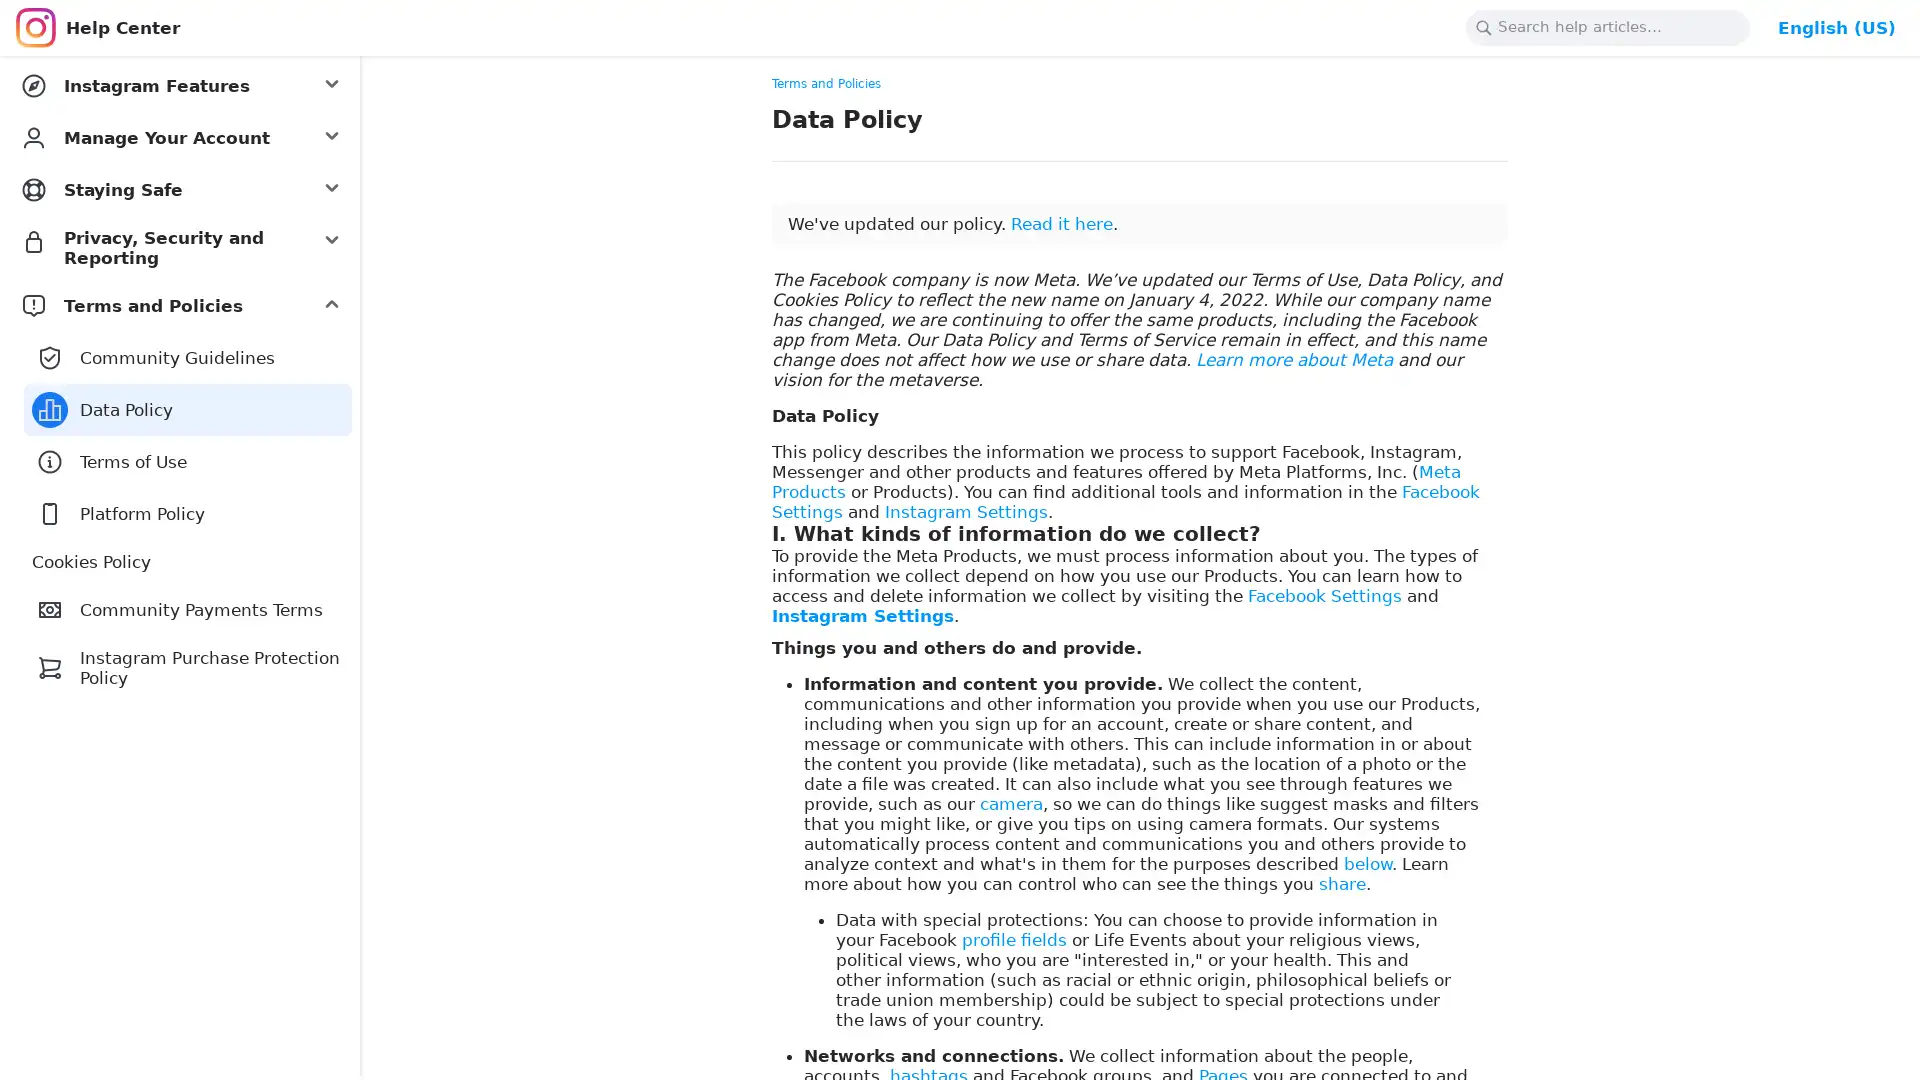 The image size is (1920, 1080). Describe the element at coordinates (1839, 940) in the screenshot. I see `Dismiss` at that location.